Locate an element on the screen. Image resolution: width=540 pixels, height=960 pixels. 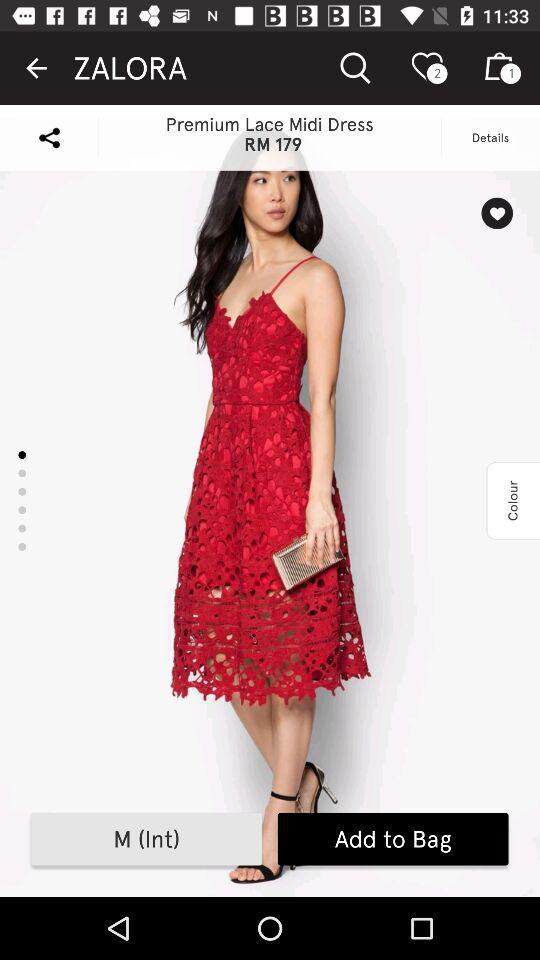
icon to the left of add to bag is located at coordinates (145, 839).